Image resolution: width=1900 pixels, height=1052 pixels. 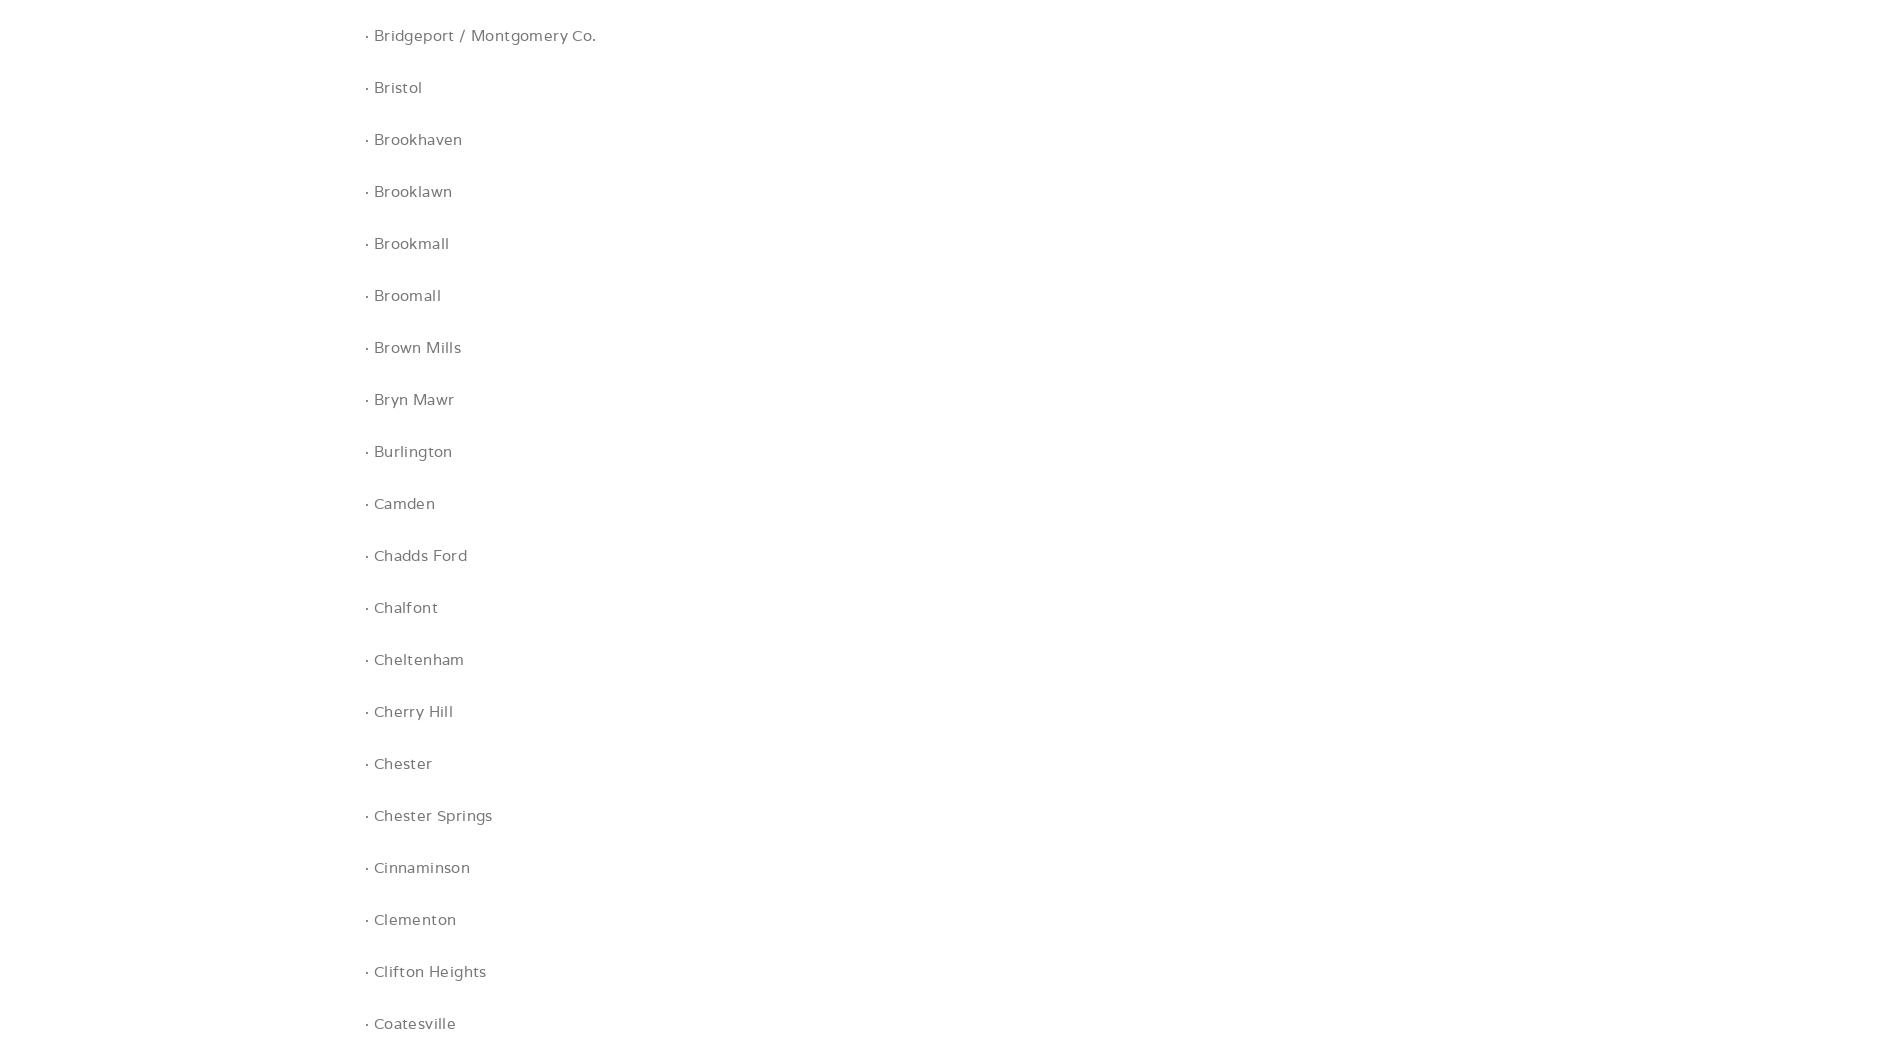 I want to click on '· Clementon', so click(x=363, y=919).